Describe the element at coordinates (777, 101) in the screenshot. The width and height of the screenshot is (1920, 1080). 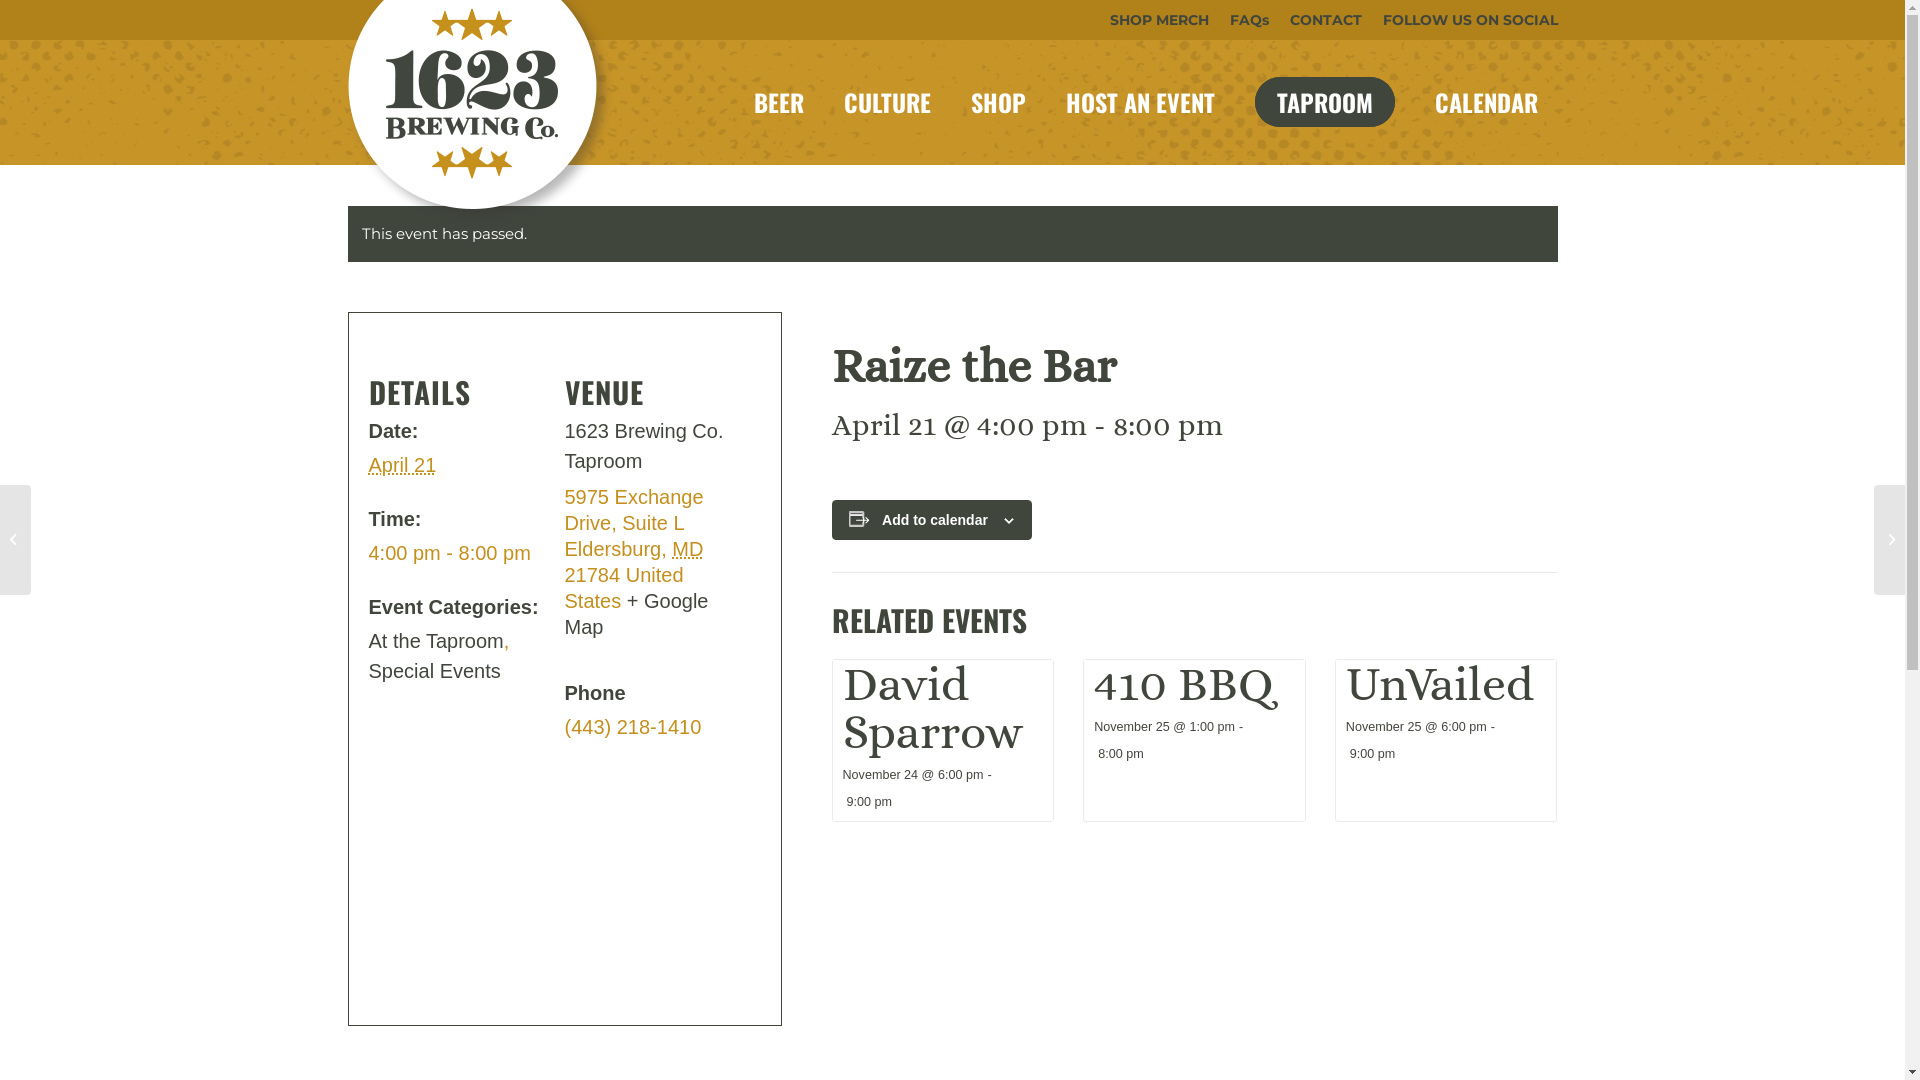
I see `'BEER'` at that location.